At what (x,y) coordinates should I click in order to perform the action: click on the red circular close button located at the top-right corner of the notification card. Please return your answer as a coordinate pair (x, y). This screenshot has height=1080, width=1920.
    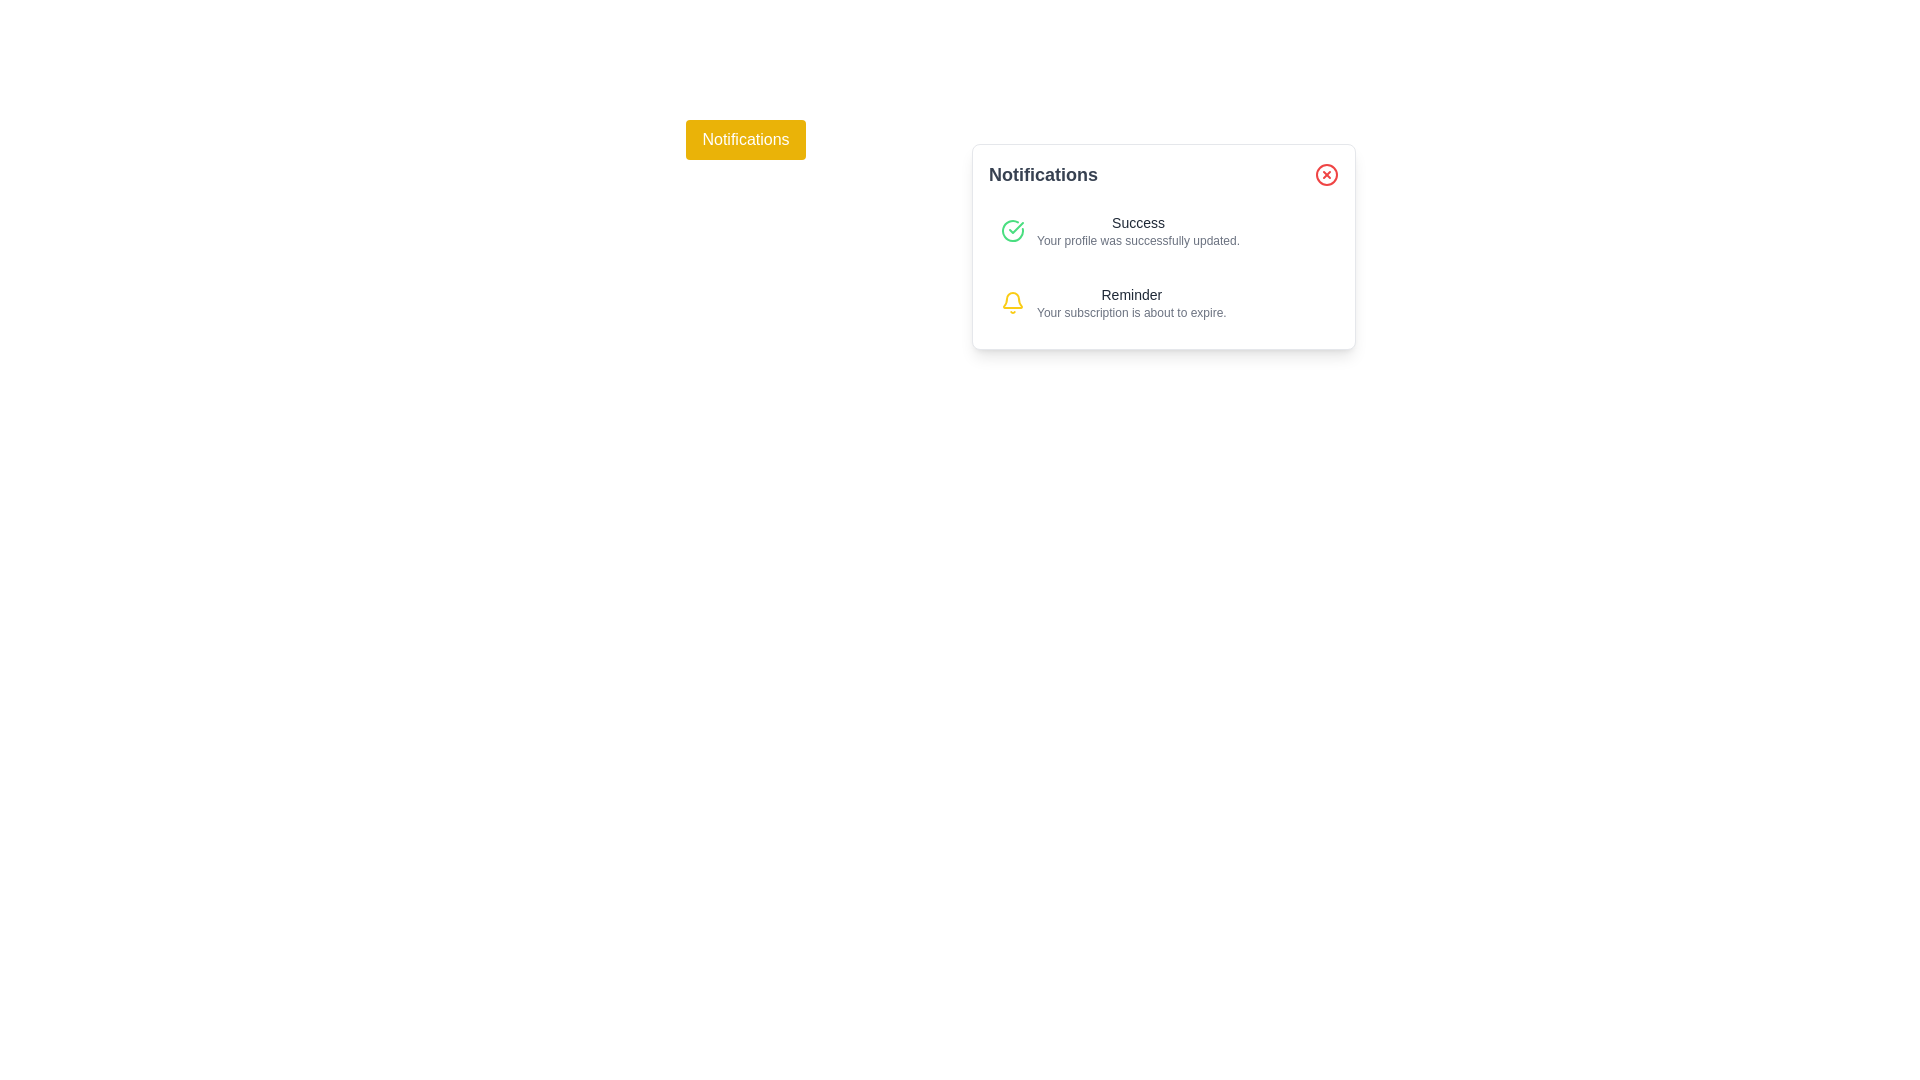
    Looking at the image, I should click on (1326, 173).